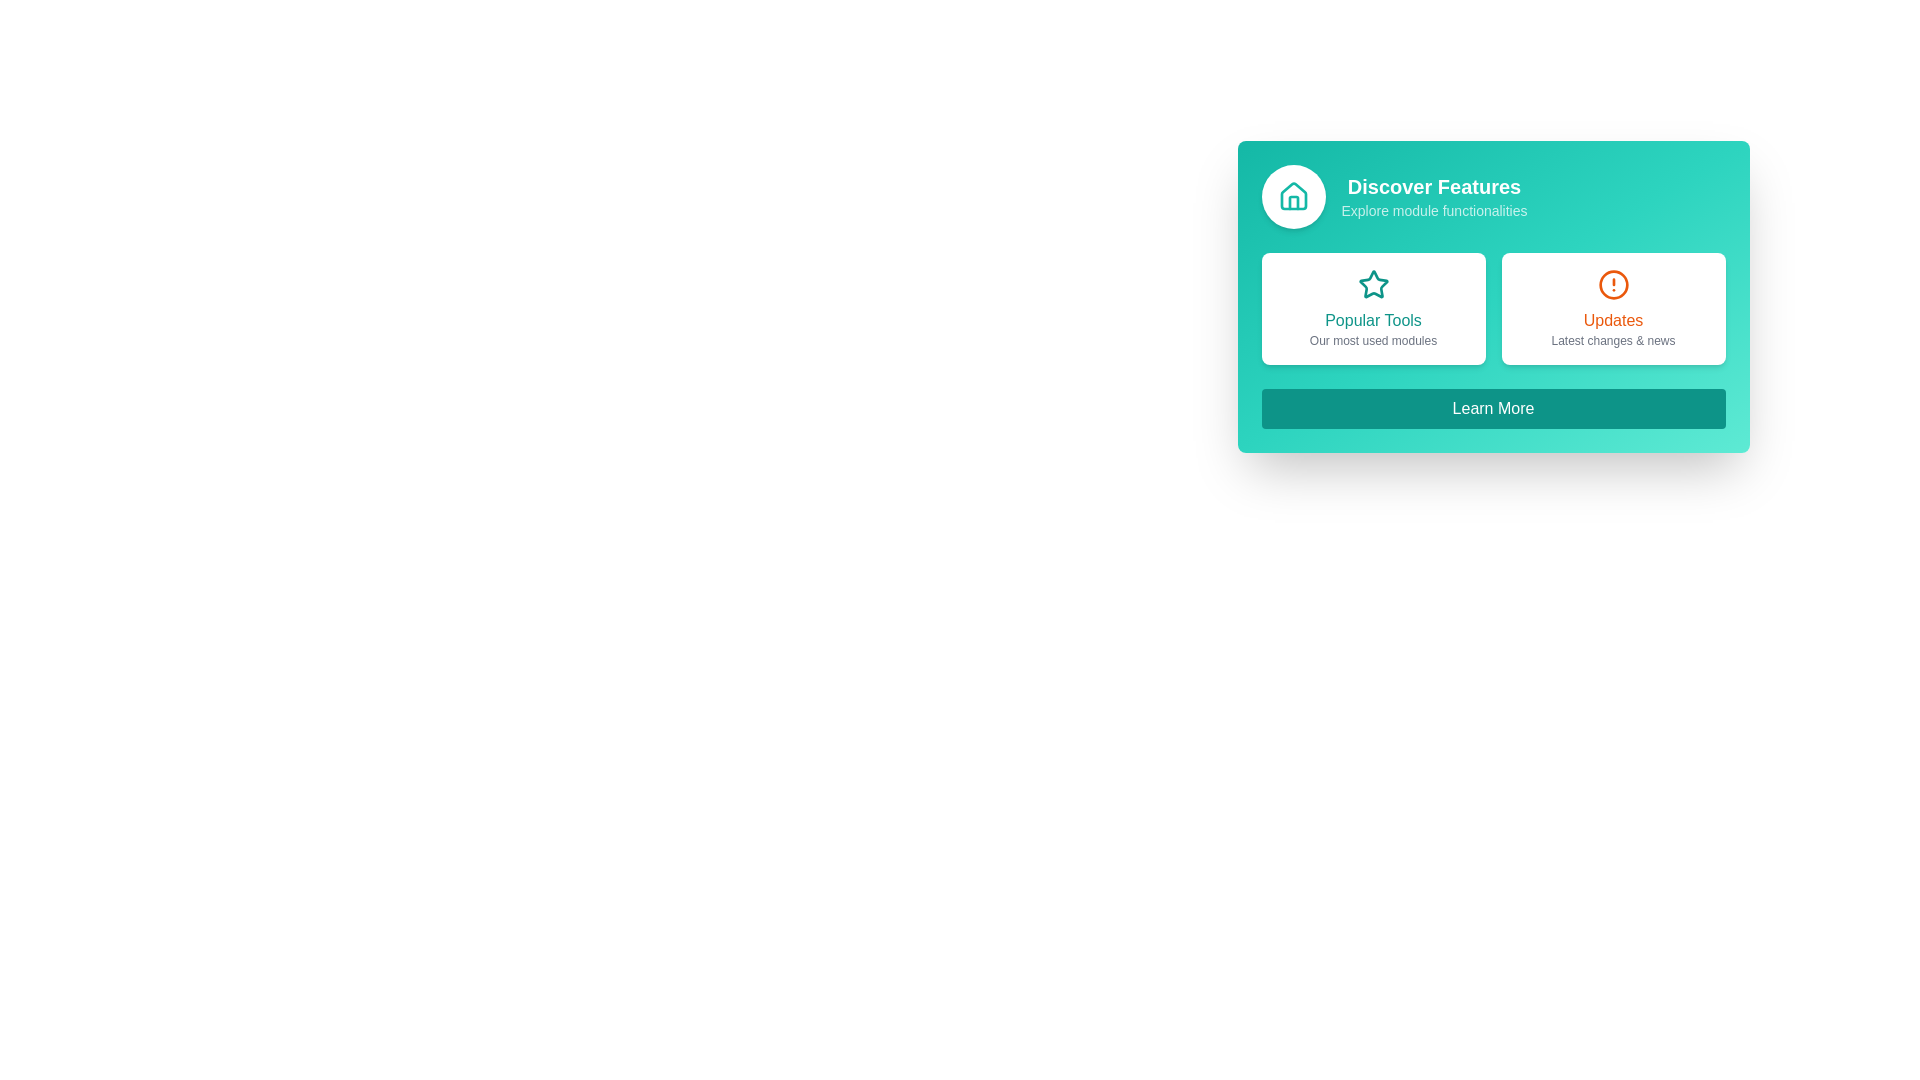 This screenshot has height=1080, width=1920. What do you see at coordinates (1433, 196) in the screenshot?
I see `the text block containing the header 'Discover Features' and subtext 'Explore module functionalities', which is located in the top-left part of the card layout against a teal background` at bounding box center [1433, 196].